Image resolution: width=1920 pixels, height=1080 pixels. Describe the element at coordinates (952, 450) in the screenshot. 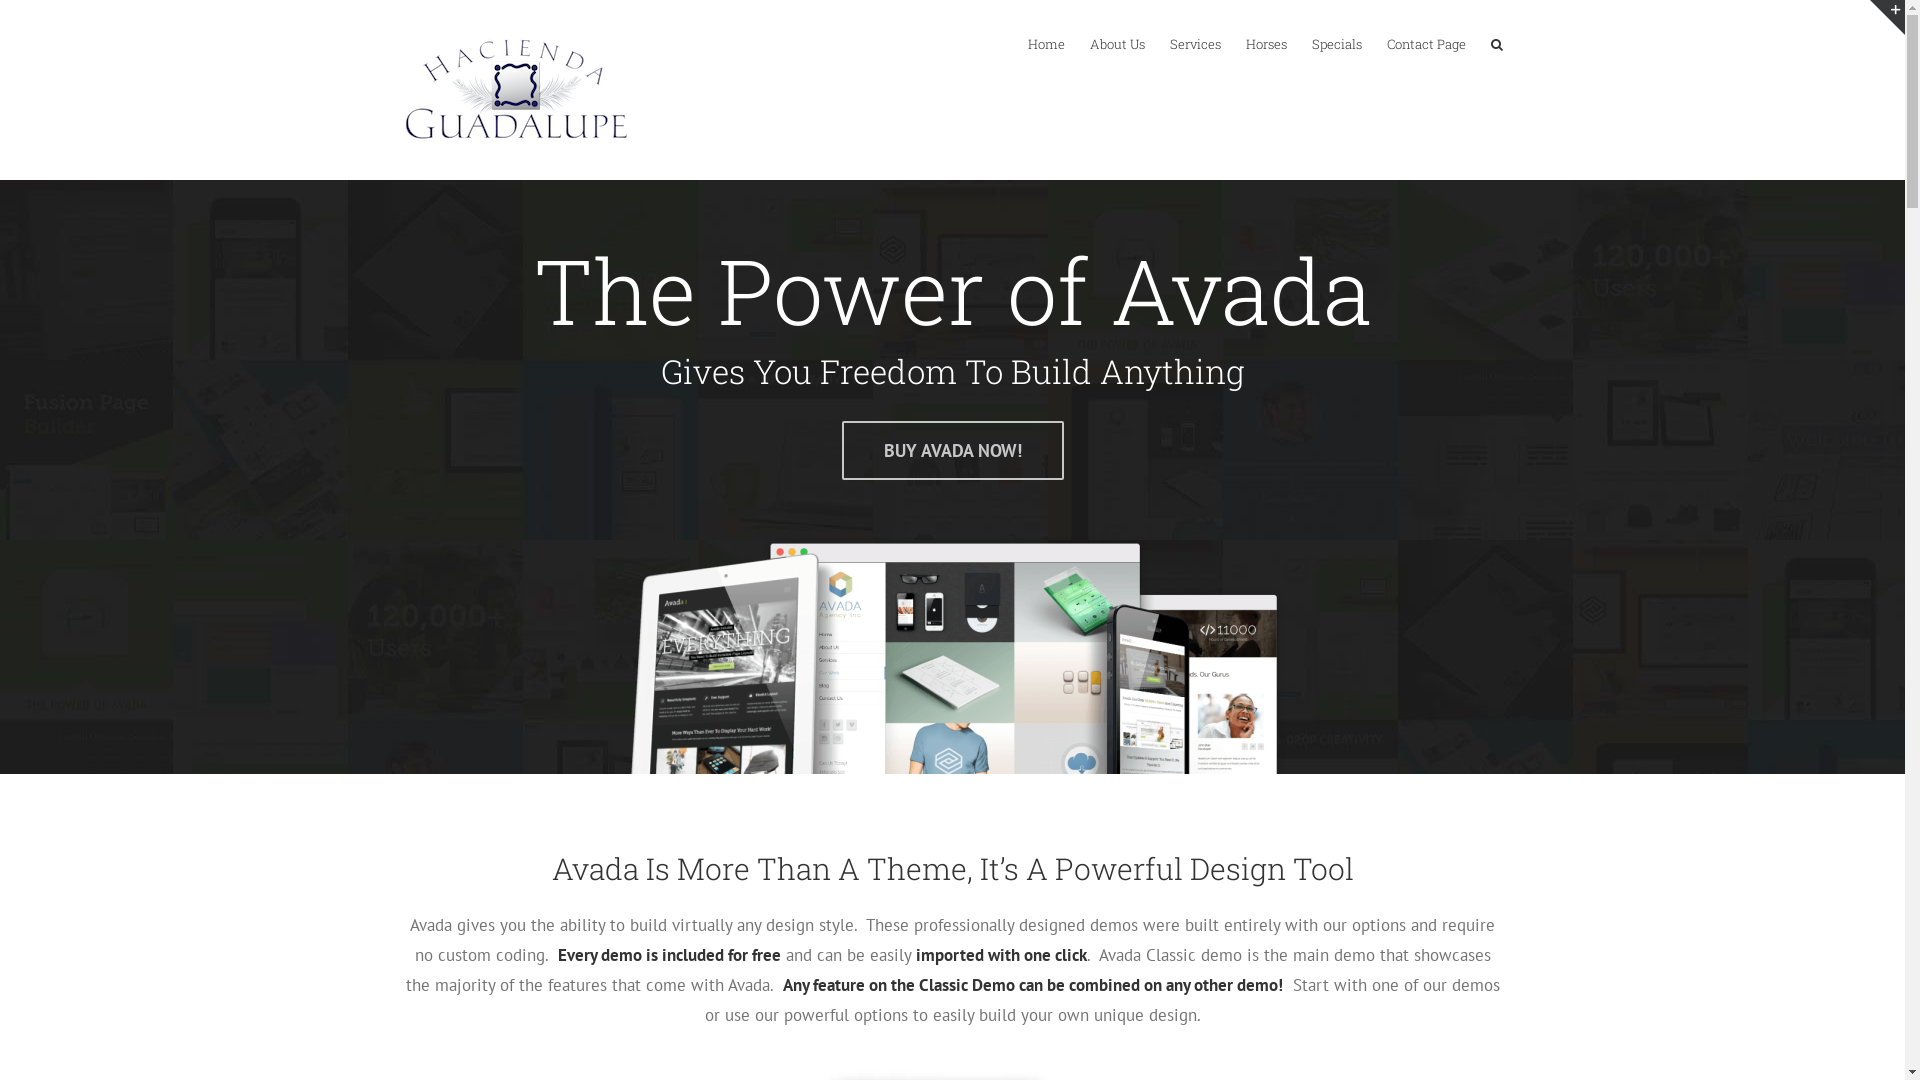

I see `'BUY AVADA NOW!'` at that location.